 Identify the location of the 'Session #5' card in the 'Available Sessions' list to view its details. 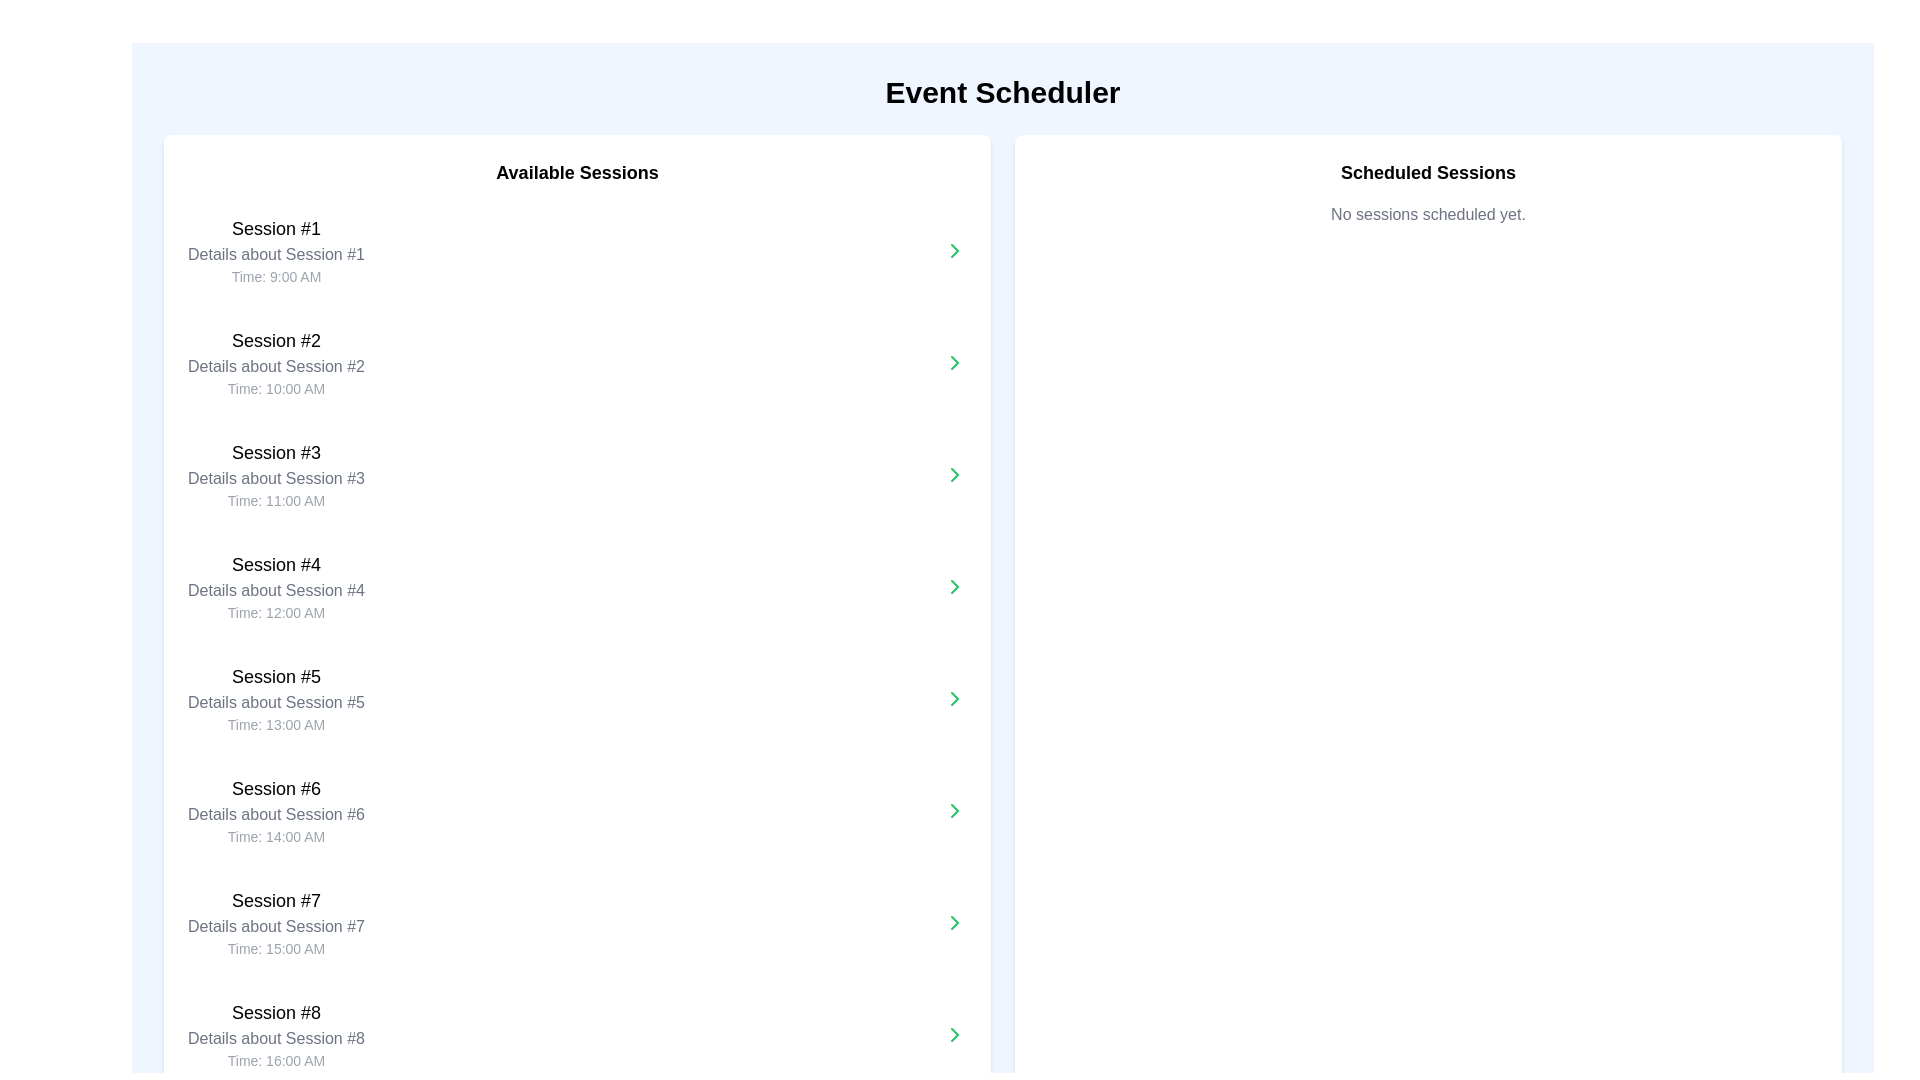
(576, 697).